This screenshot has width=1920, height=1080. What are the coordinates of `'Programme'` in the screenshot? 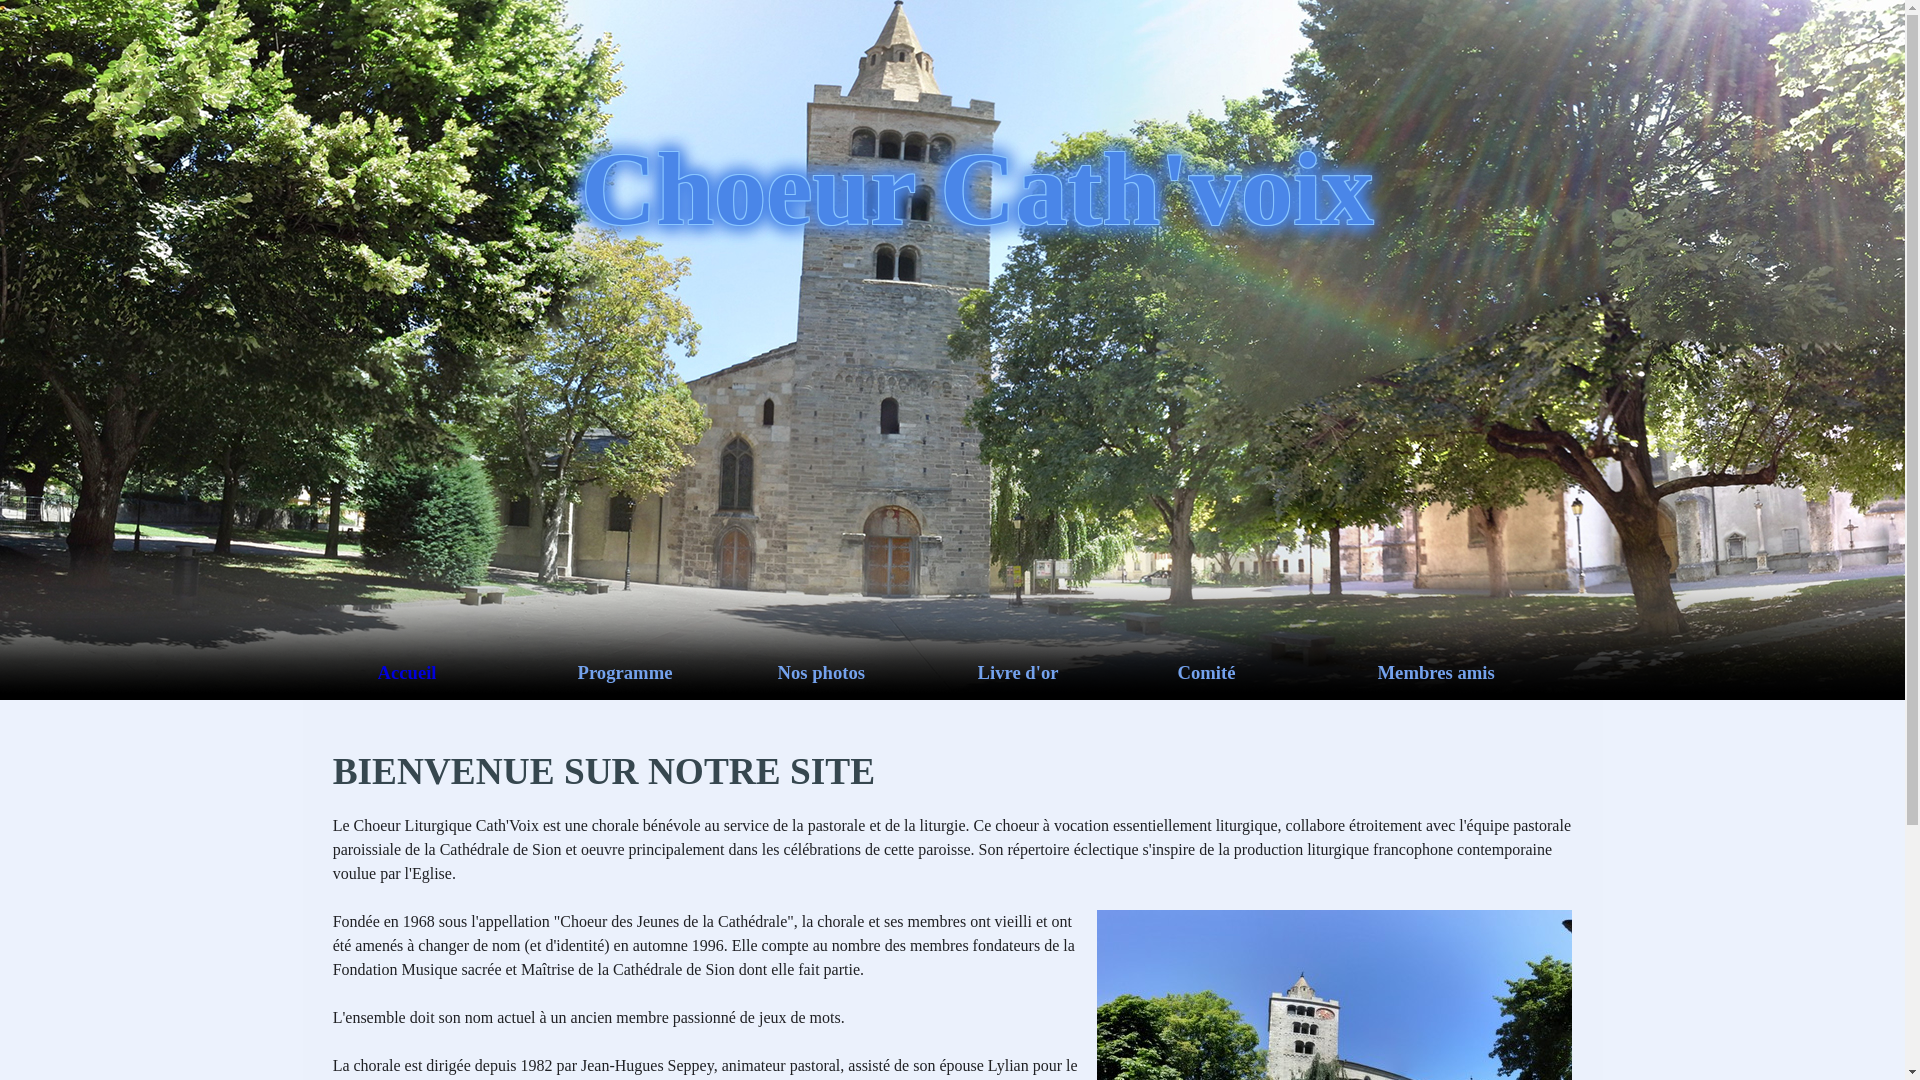 It's located at (576, 672).